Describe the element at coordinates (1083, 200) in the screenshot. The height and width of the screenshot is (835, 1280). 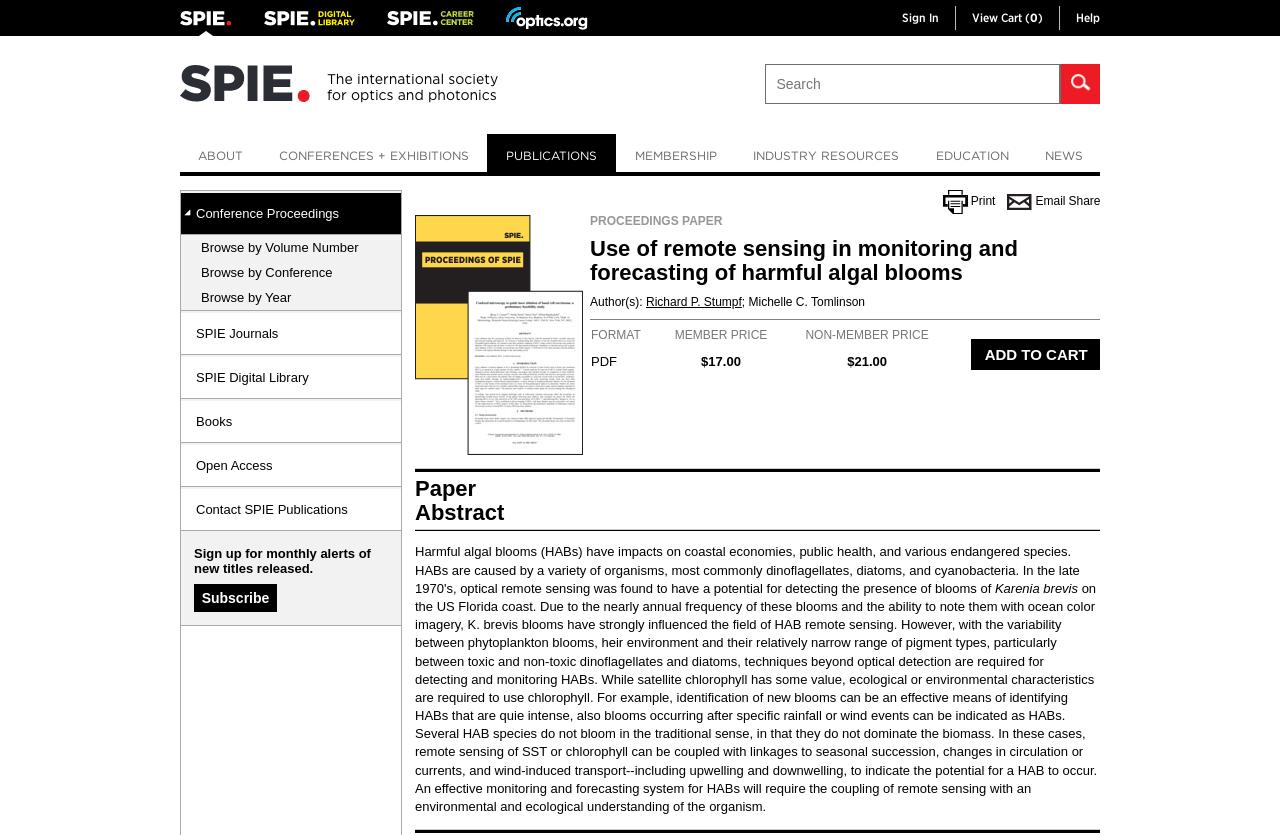
I see `'Share'` at that location.